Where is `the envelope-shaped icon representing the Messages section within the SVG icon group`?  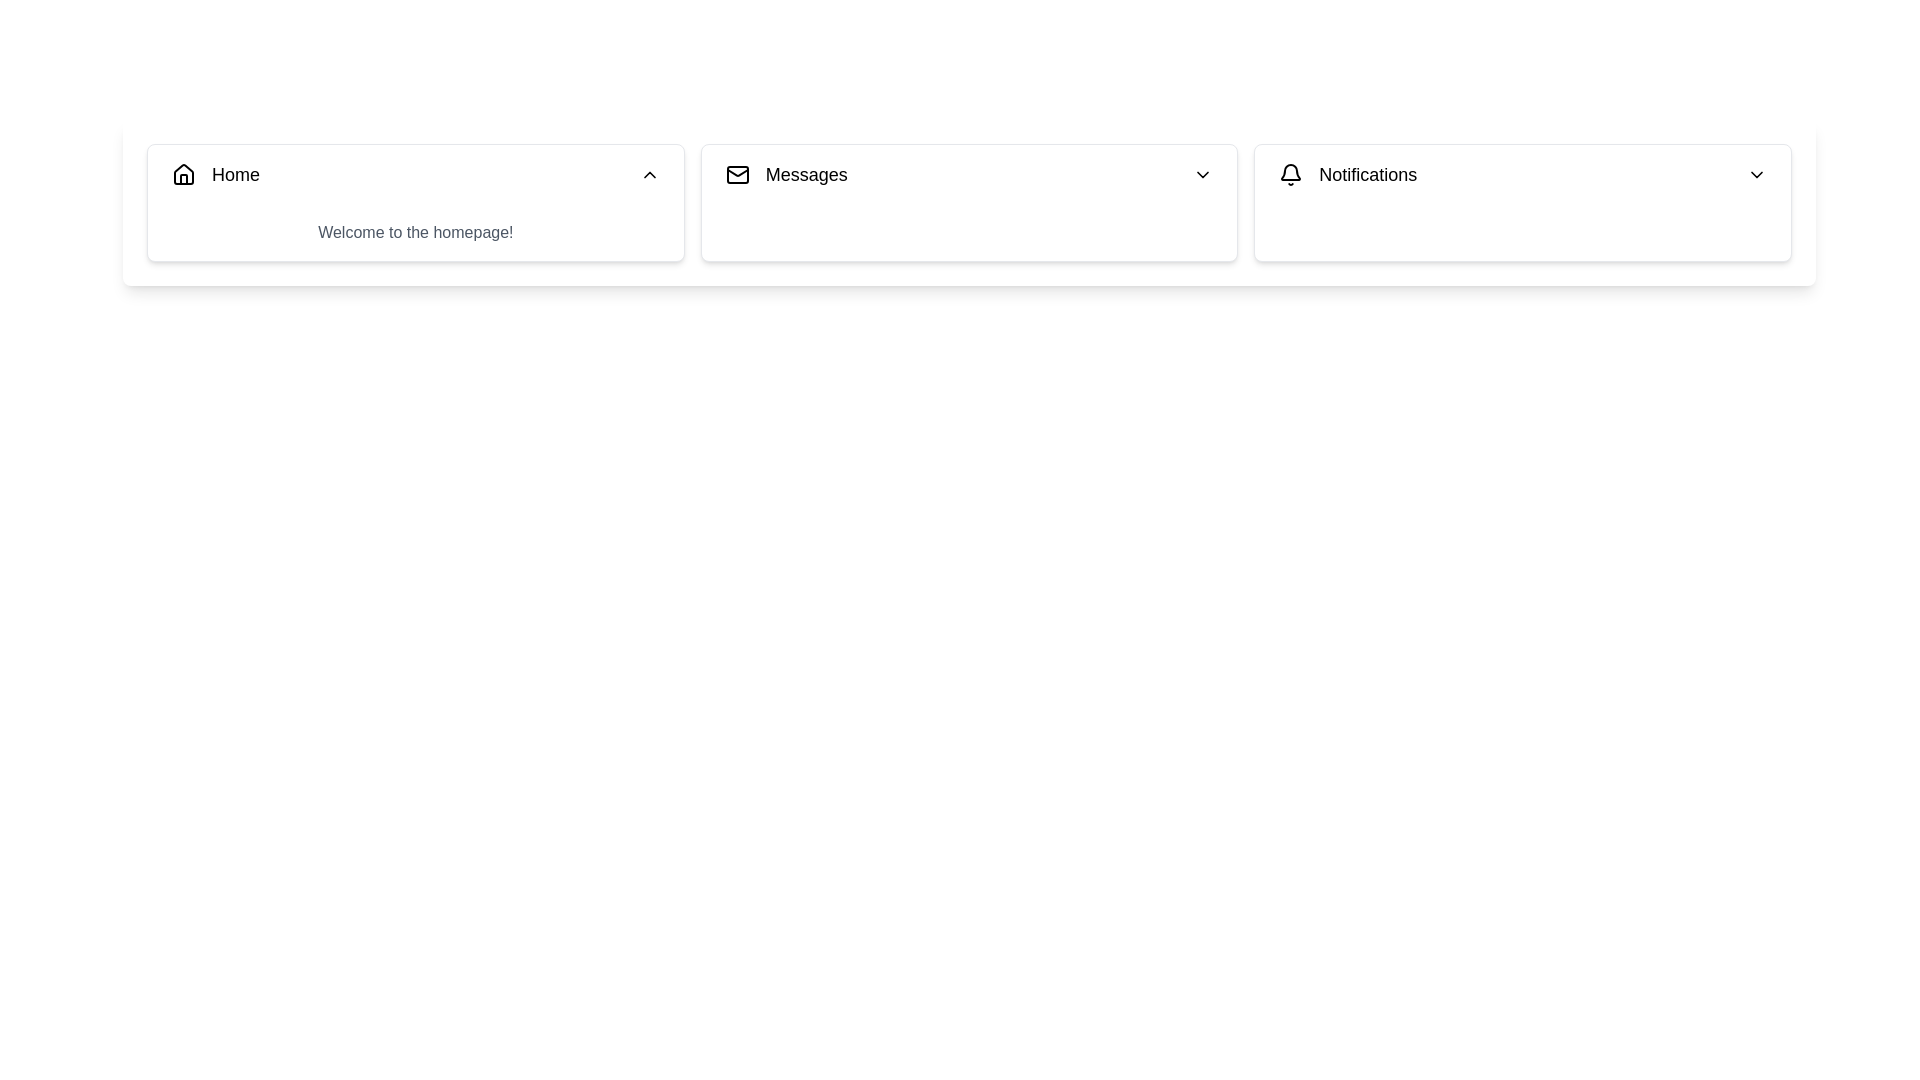 the envelope-shaped icon representing the Messages section within the SVG icon group is located at coordinates (736, 173).